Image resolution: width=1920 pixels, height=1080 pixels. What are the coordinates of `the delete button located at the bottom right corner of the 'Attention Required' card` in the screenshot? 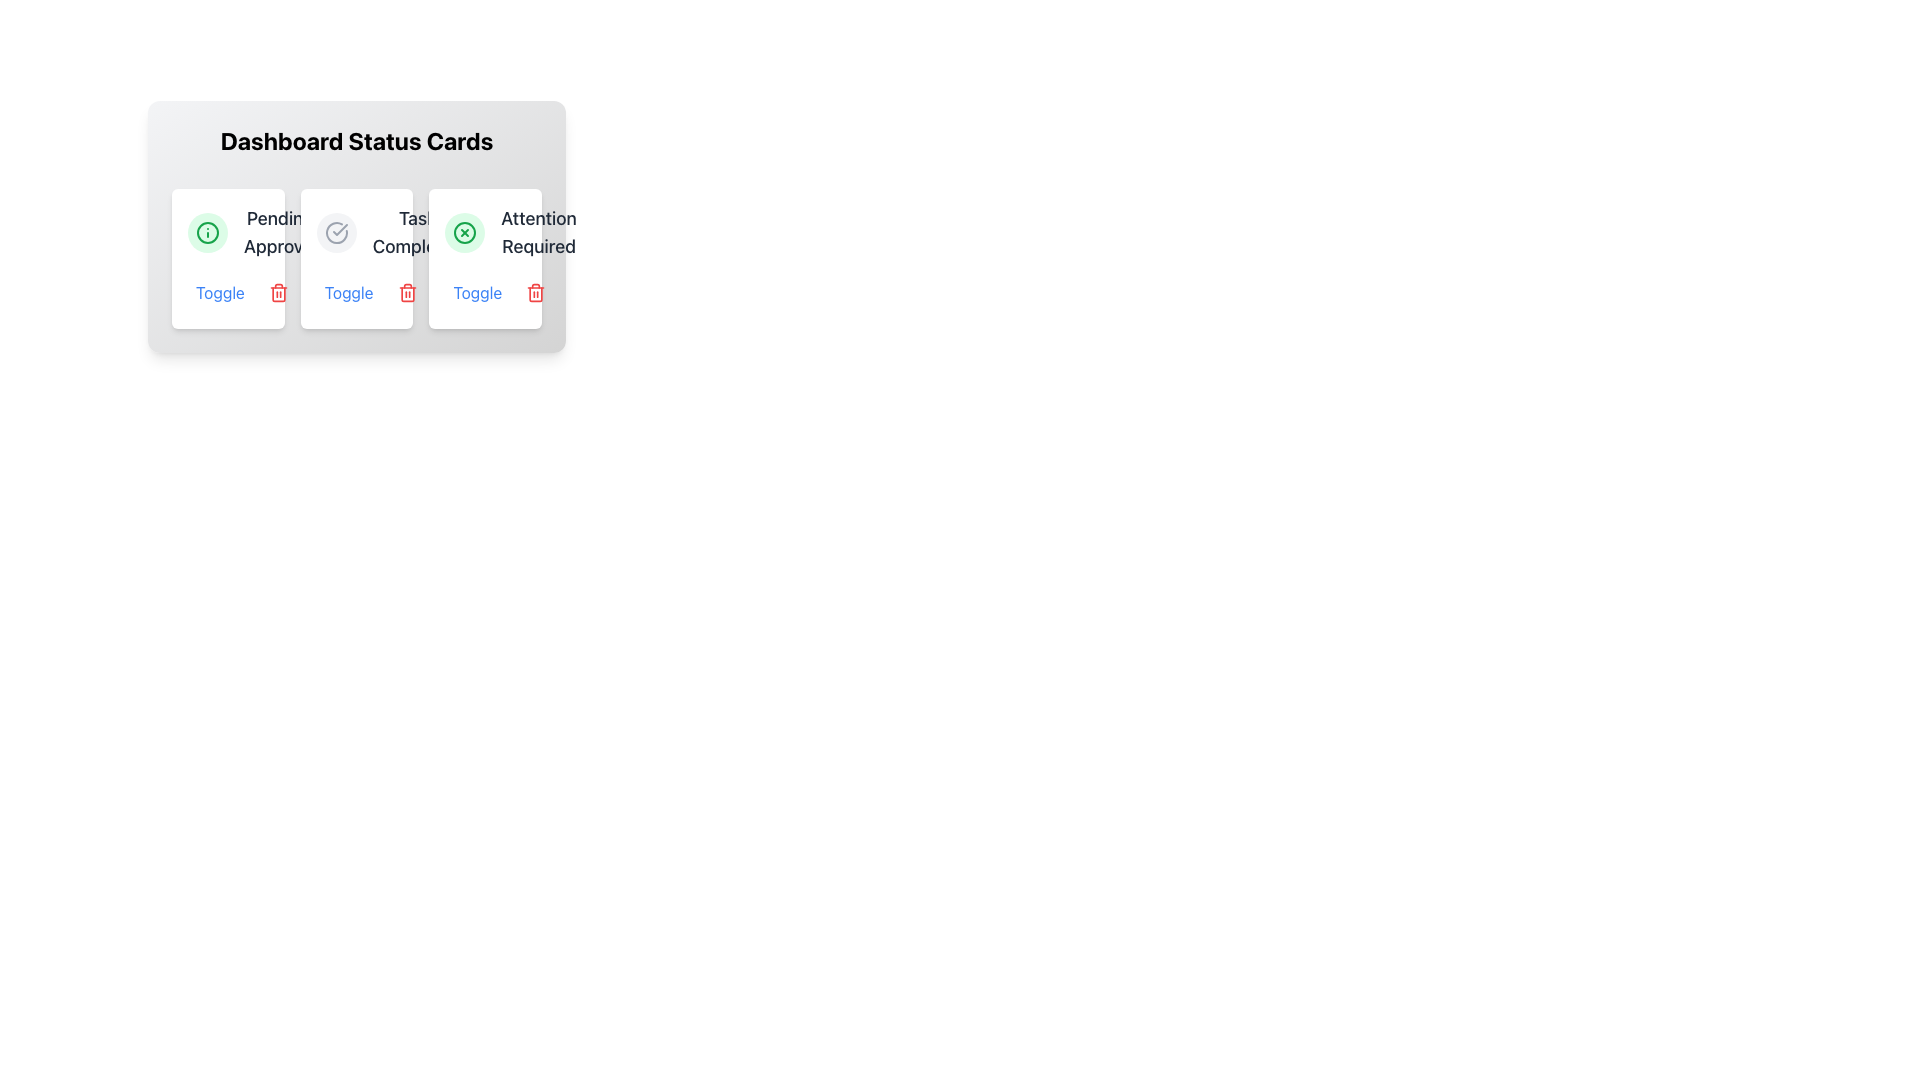 It's located at (536, 293).